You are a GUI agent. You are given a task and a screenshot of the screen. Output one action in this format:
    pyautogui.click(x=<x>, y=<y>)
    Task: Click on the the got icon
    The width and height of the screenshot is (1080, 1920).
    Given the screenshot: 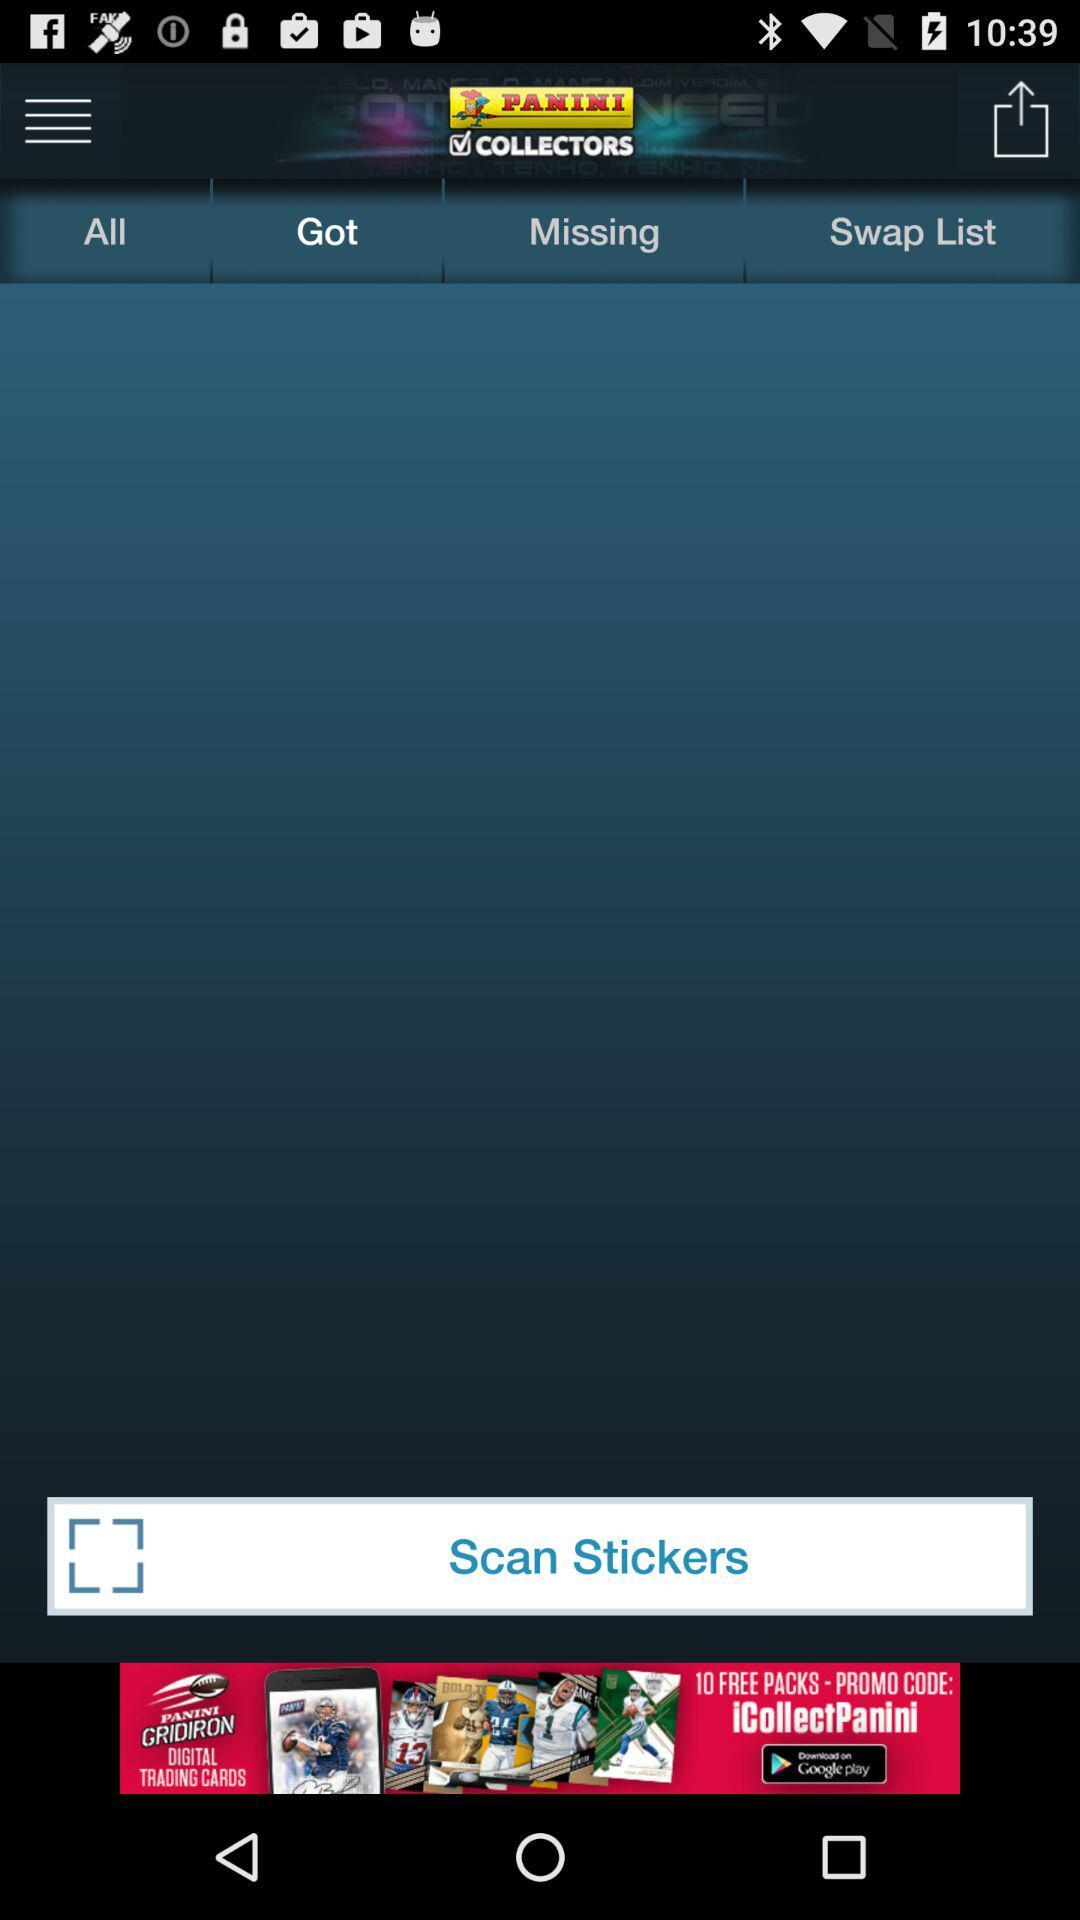 What is the action you would take?
    pyautogui.click(x=326, y=230)
    